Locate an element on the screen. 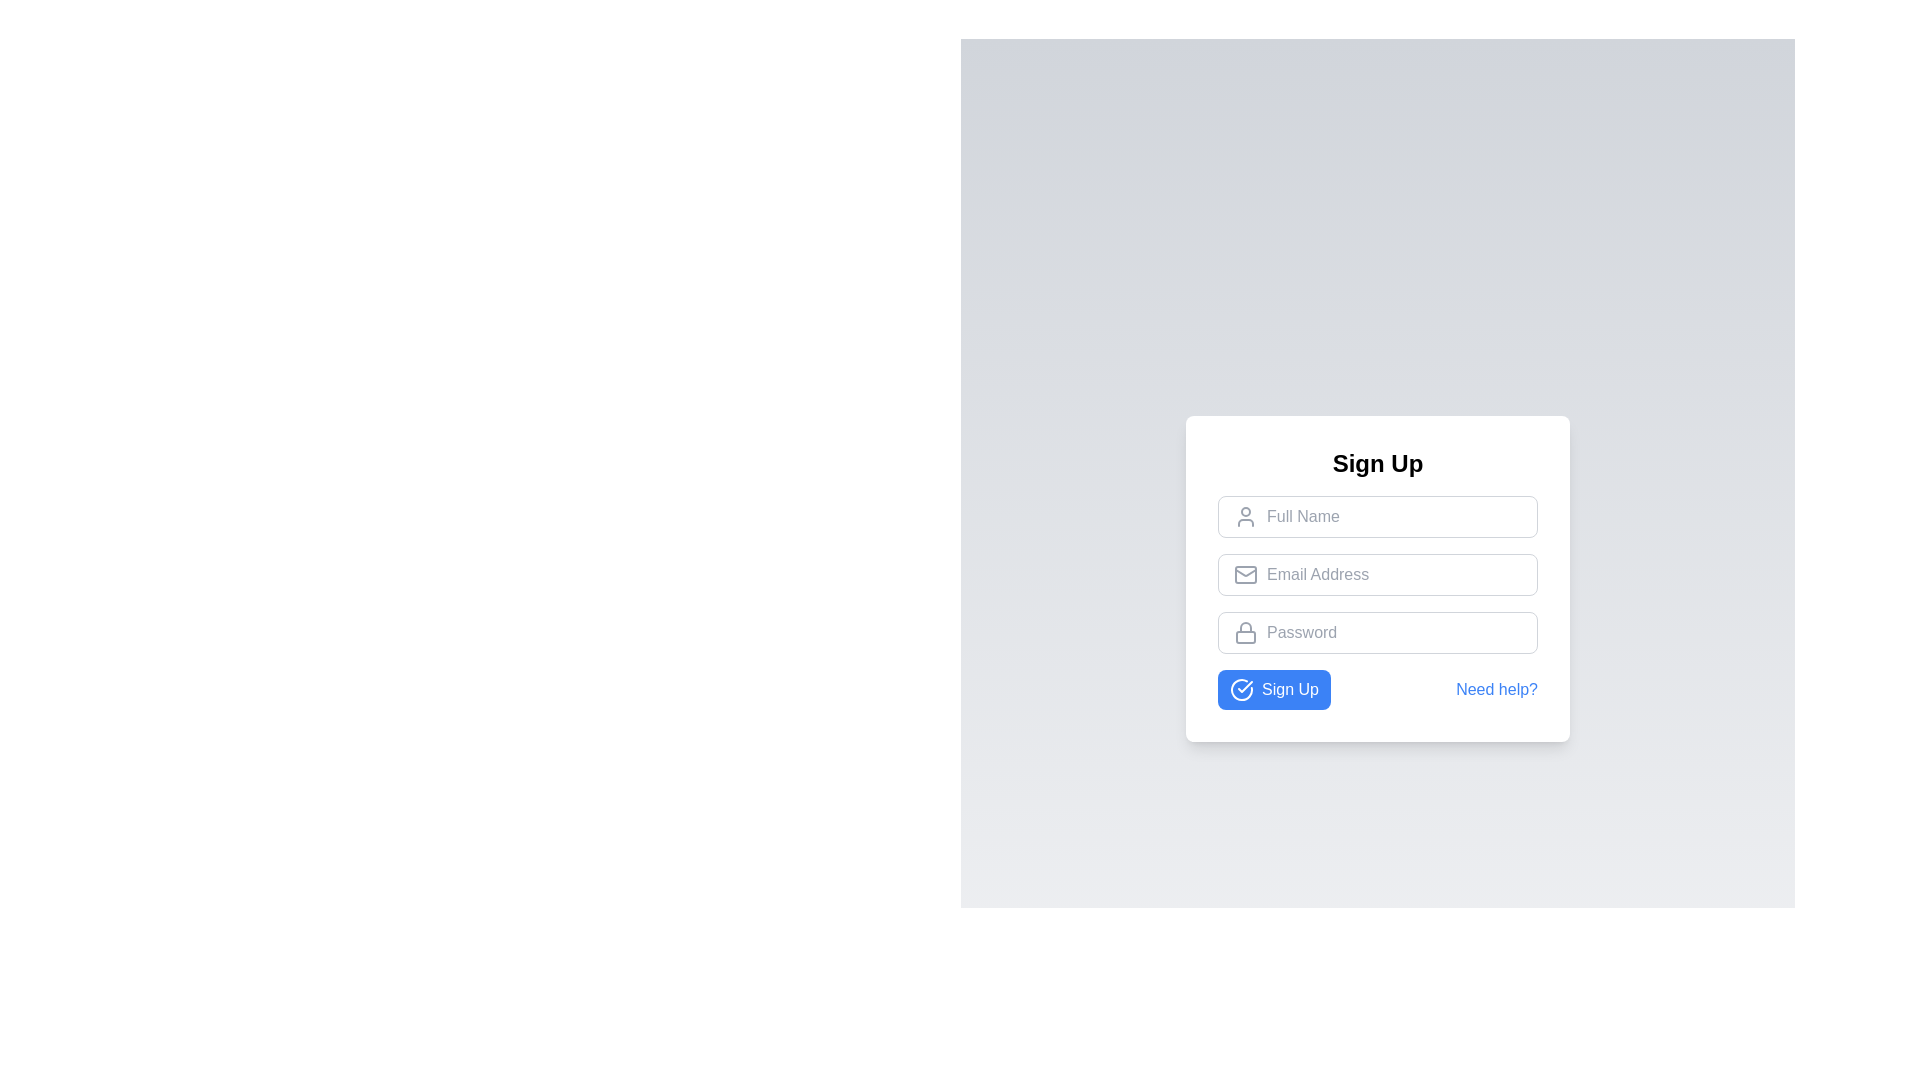 The height and width of the screenshot is (1080, 1920). the Decorative Rectangle element, which forms the body of a padlock icon adjacent to the password input field in the form section is located at coordinates (1245, 637).